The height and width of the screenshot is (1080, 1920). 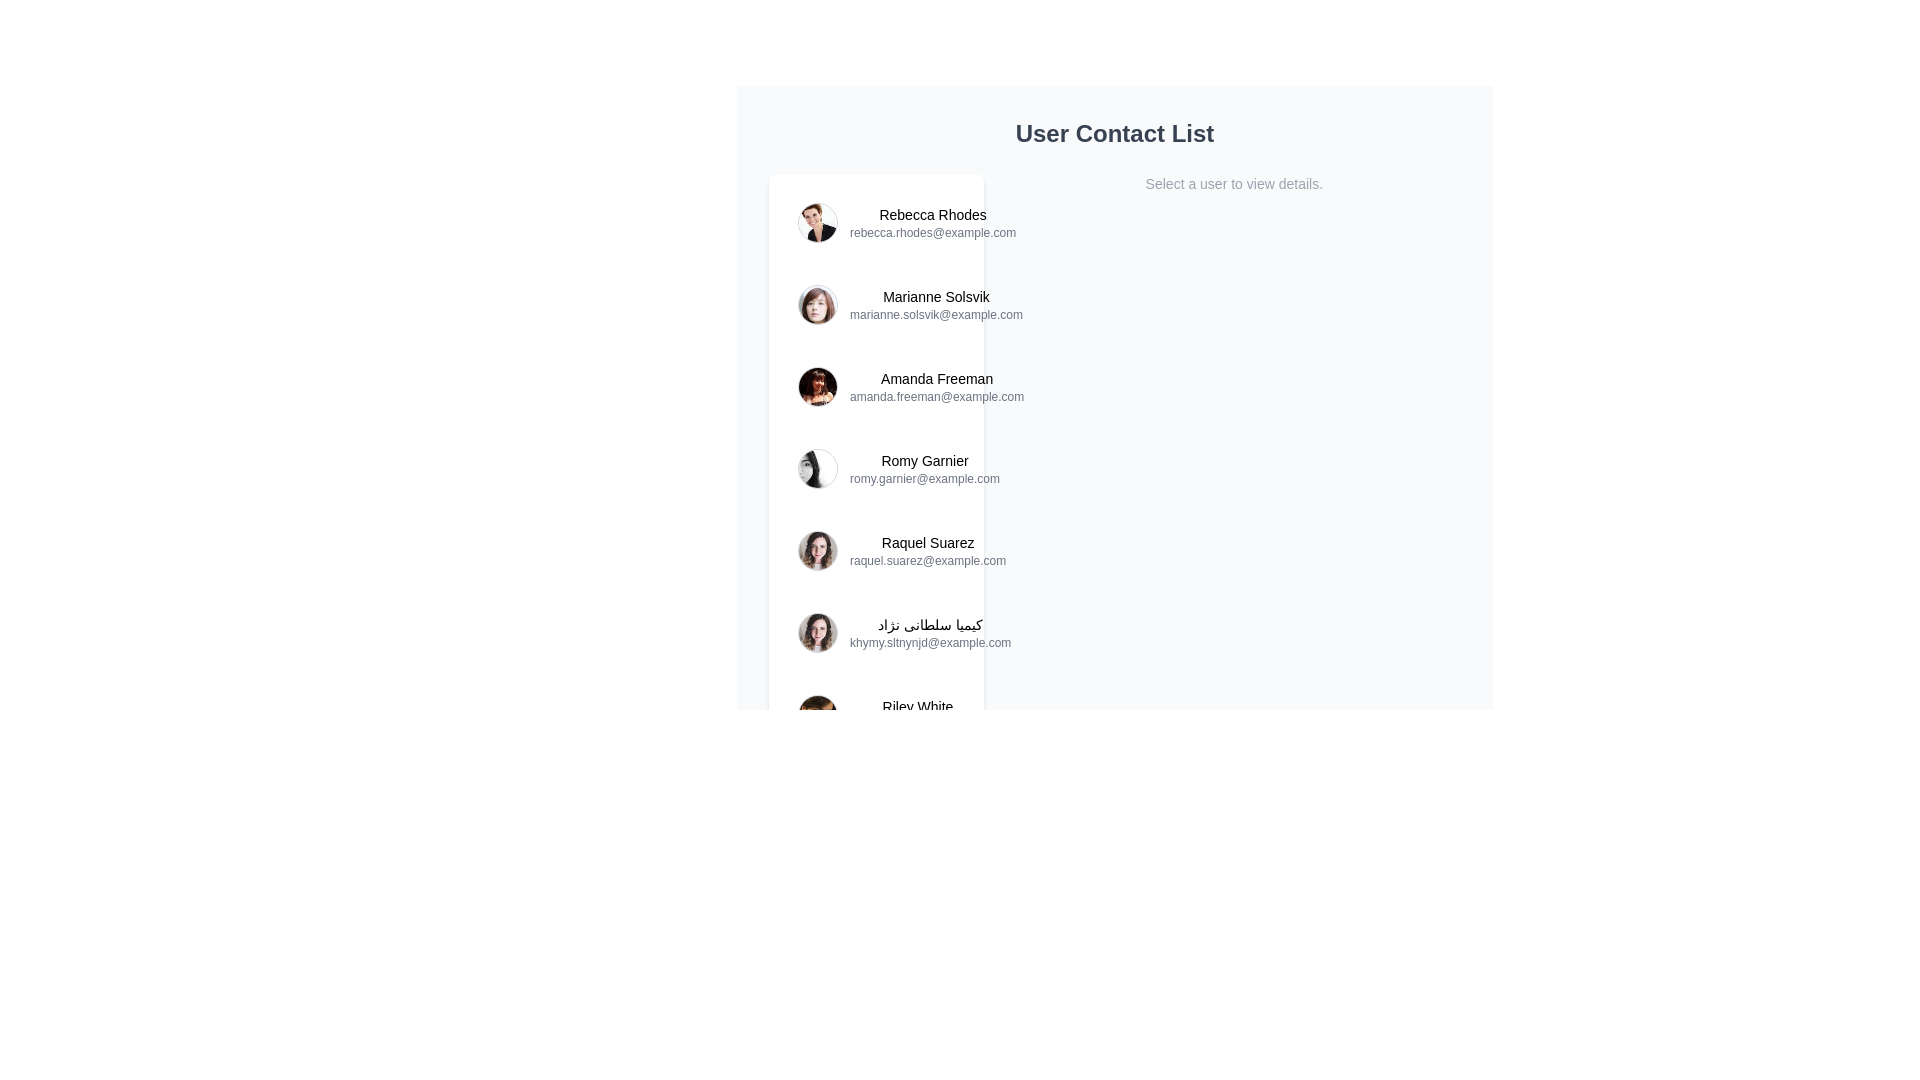 I want to click on the Text content group that presents identification information for the user, located below 'Amanda Freeman' and above 'Raquel Suarez', aligned to the right of the profile picture, so click(x=924, y=469).